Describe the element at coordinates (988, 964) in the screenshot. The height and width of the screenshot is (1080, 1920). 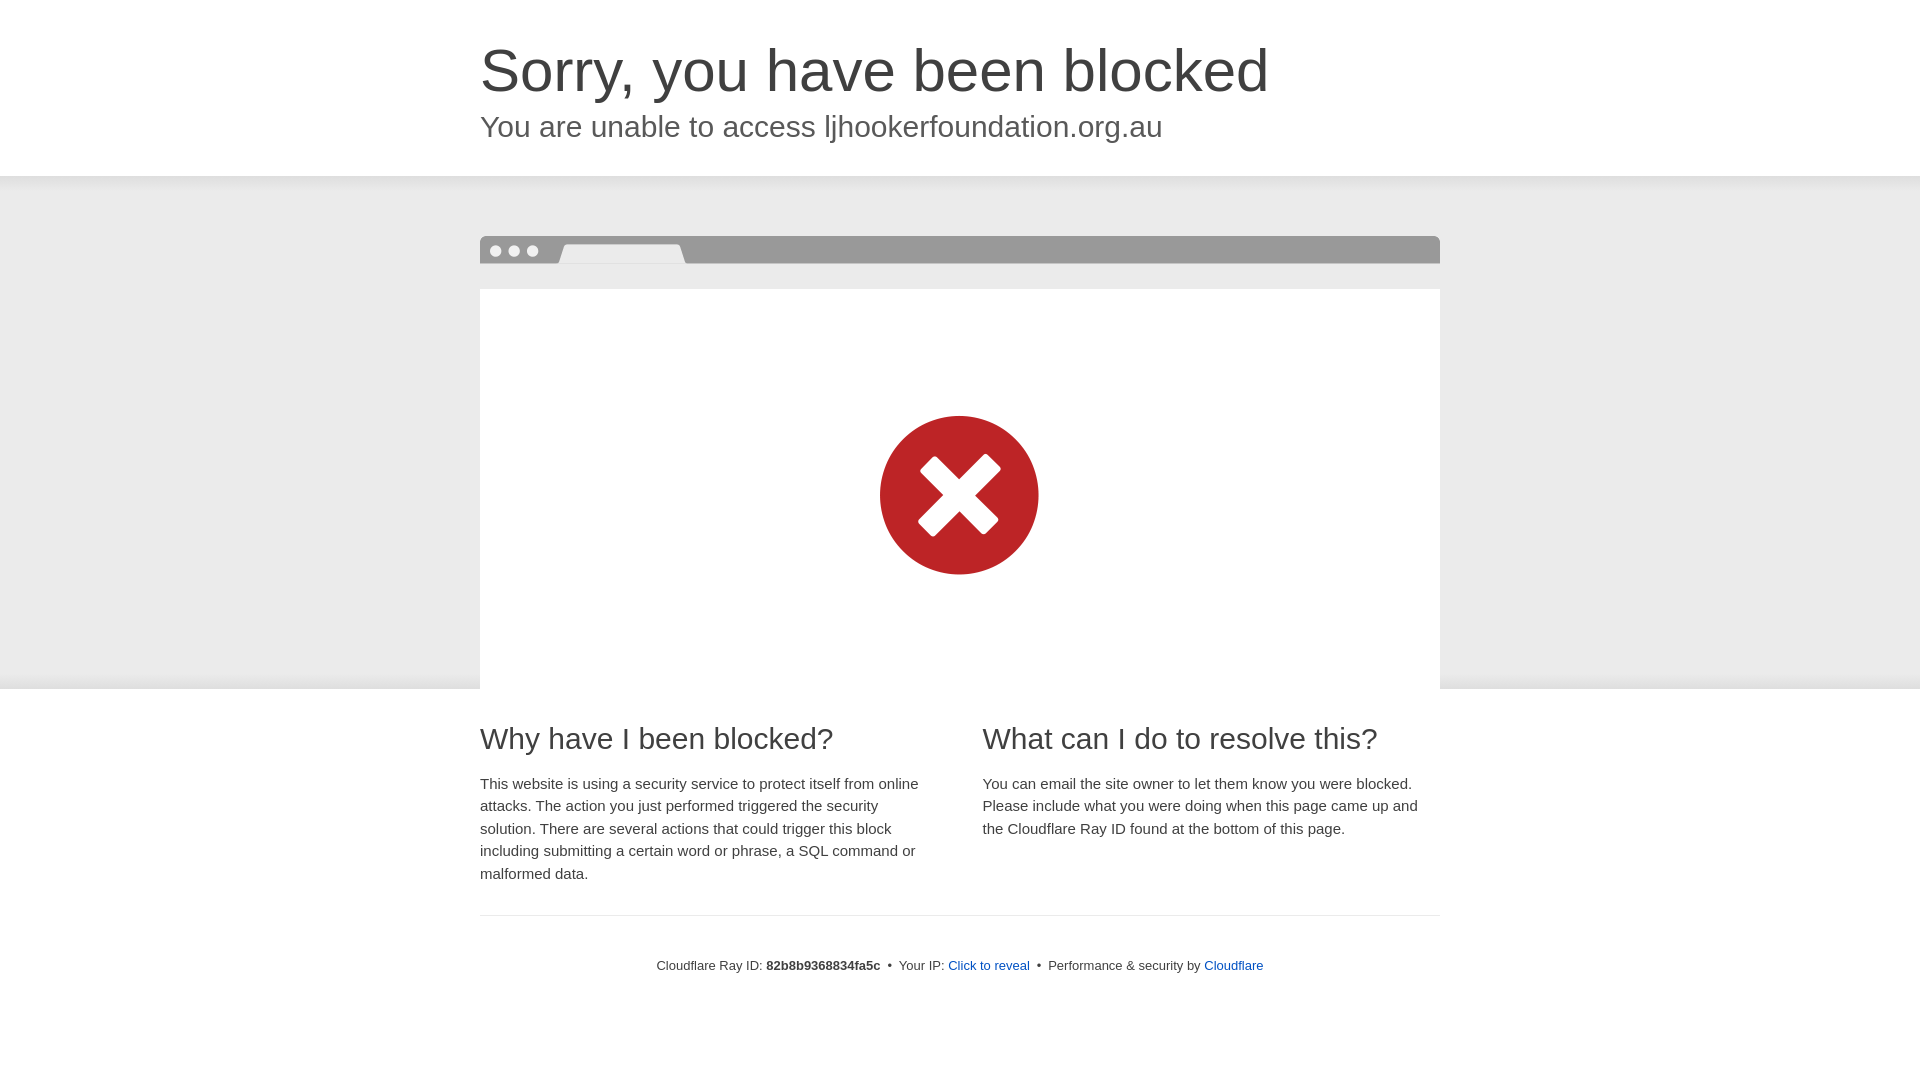
I see `'Click to reveal'` at that location.